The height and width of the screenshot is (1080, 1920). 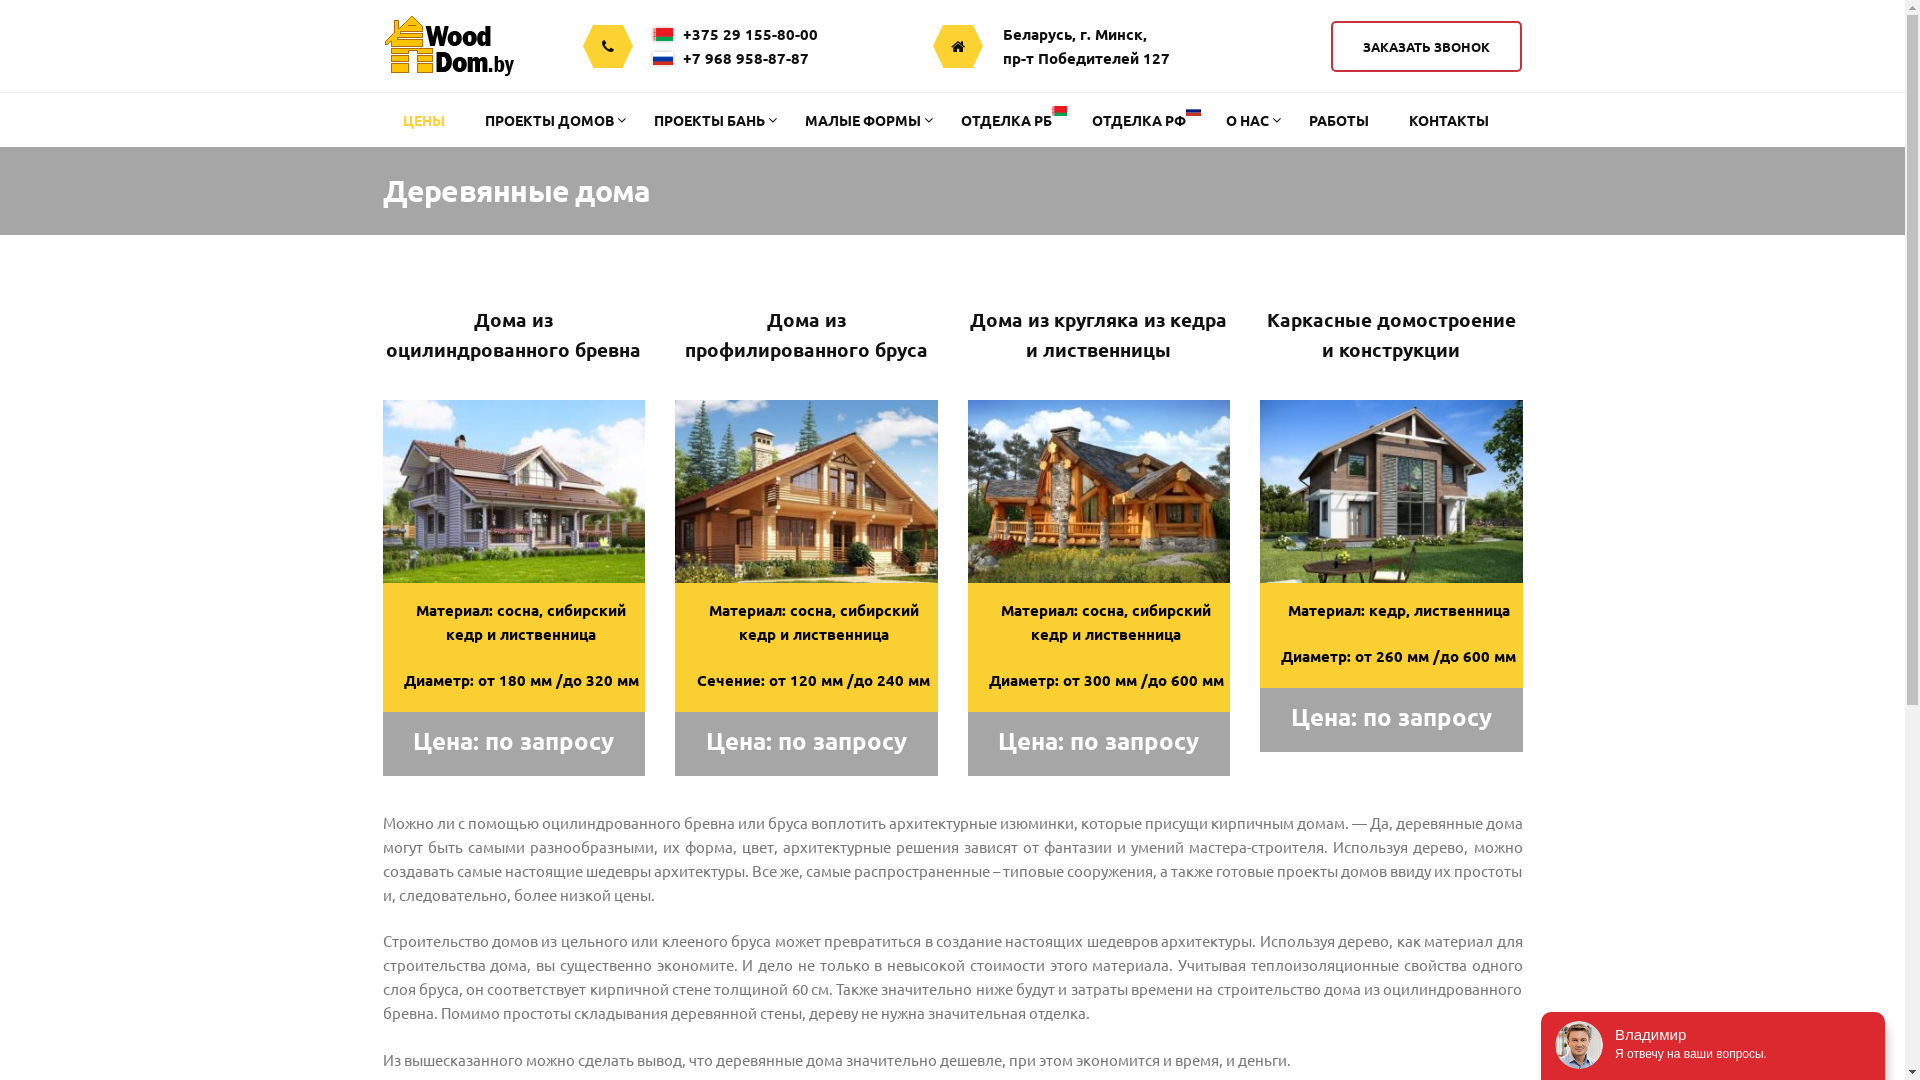 What do you see at coordinates (733, 34) in the screenshot?
I see `'+375 29 155-80-00'` at bounding box center [733, 34].